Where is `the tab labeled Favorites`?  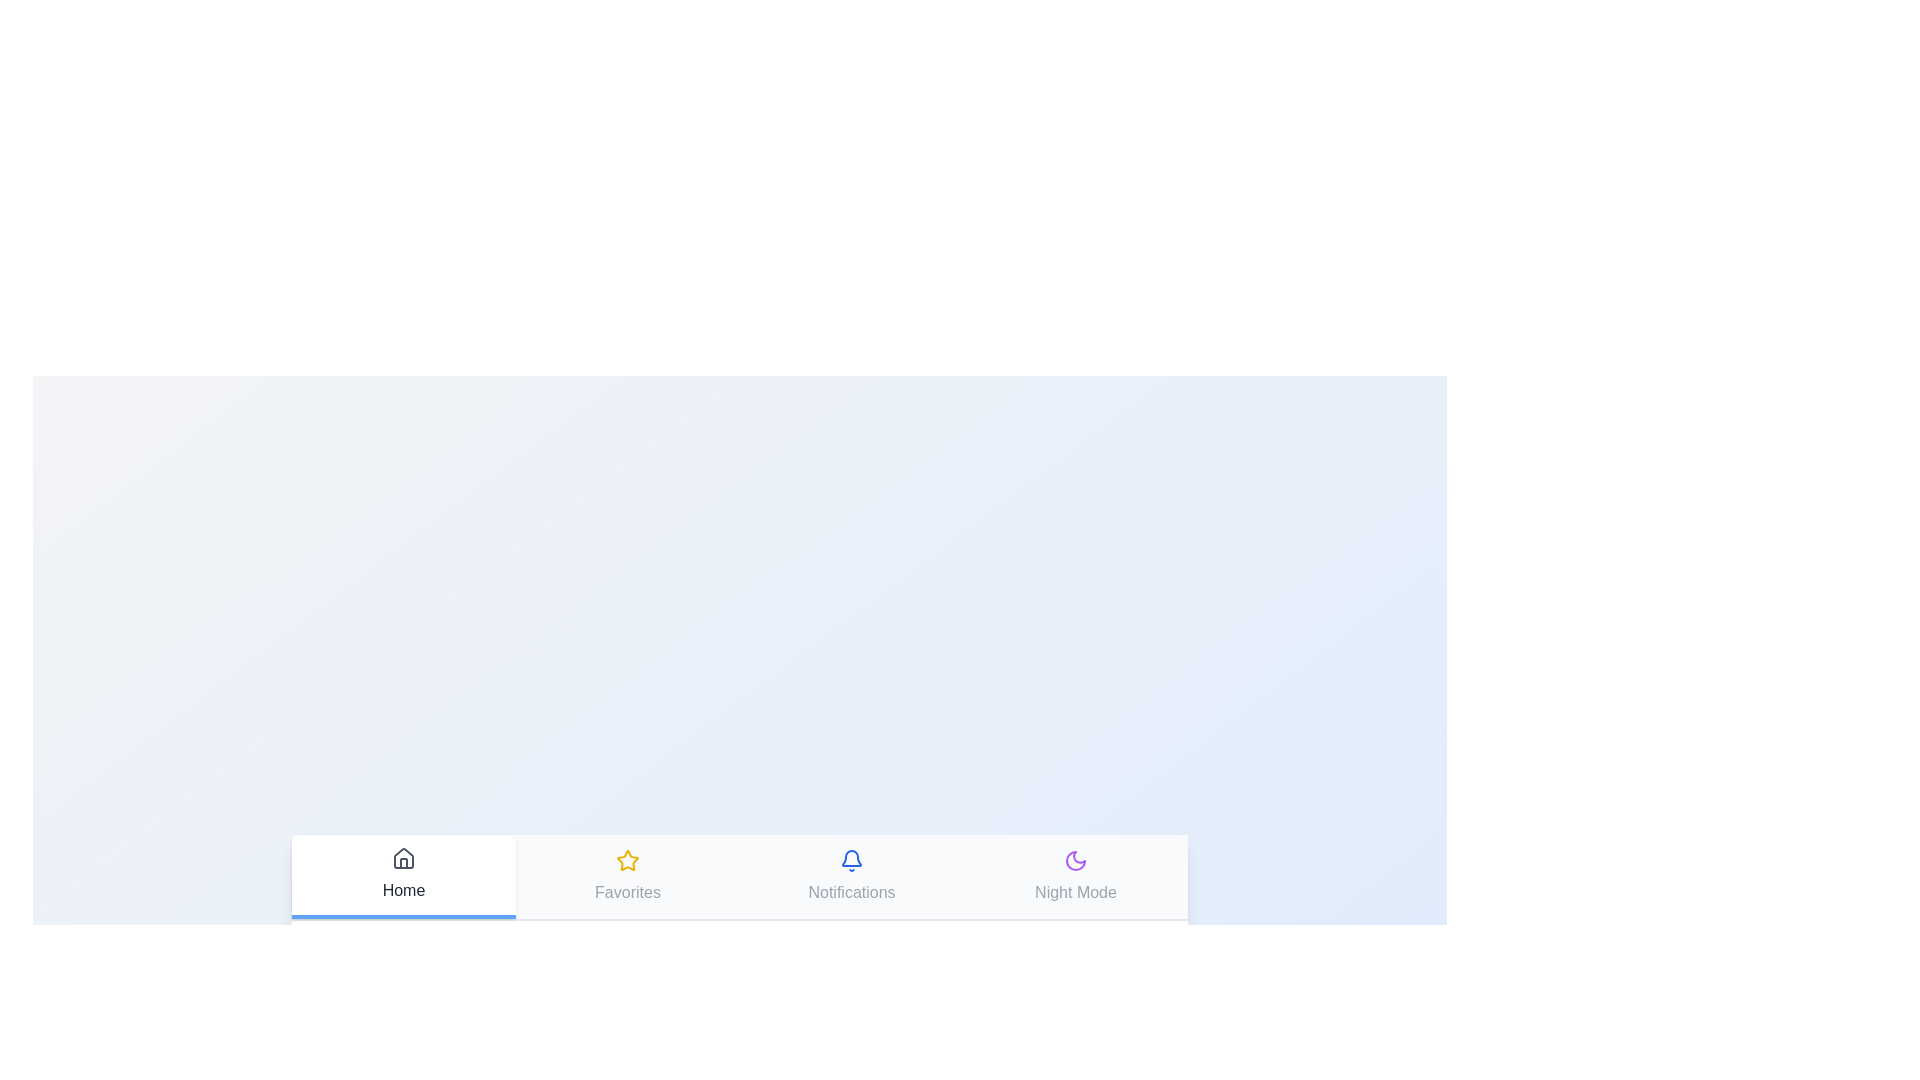 the tab labeled Favorites is located at coordinates (627, 875).